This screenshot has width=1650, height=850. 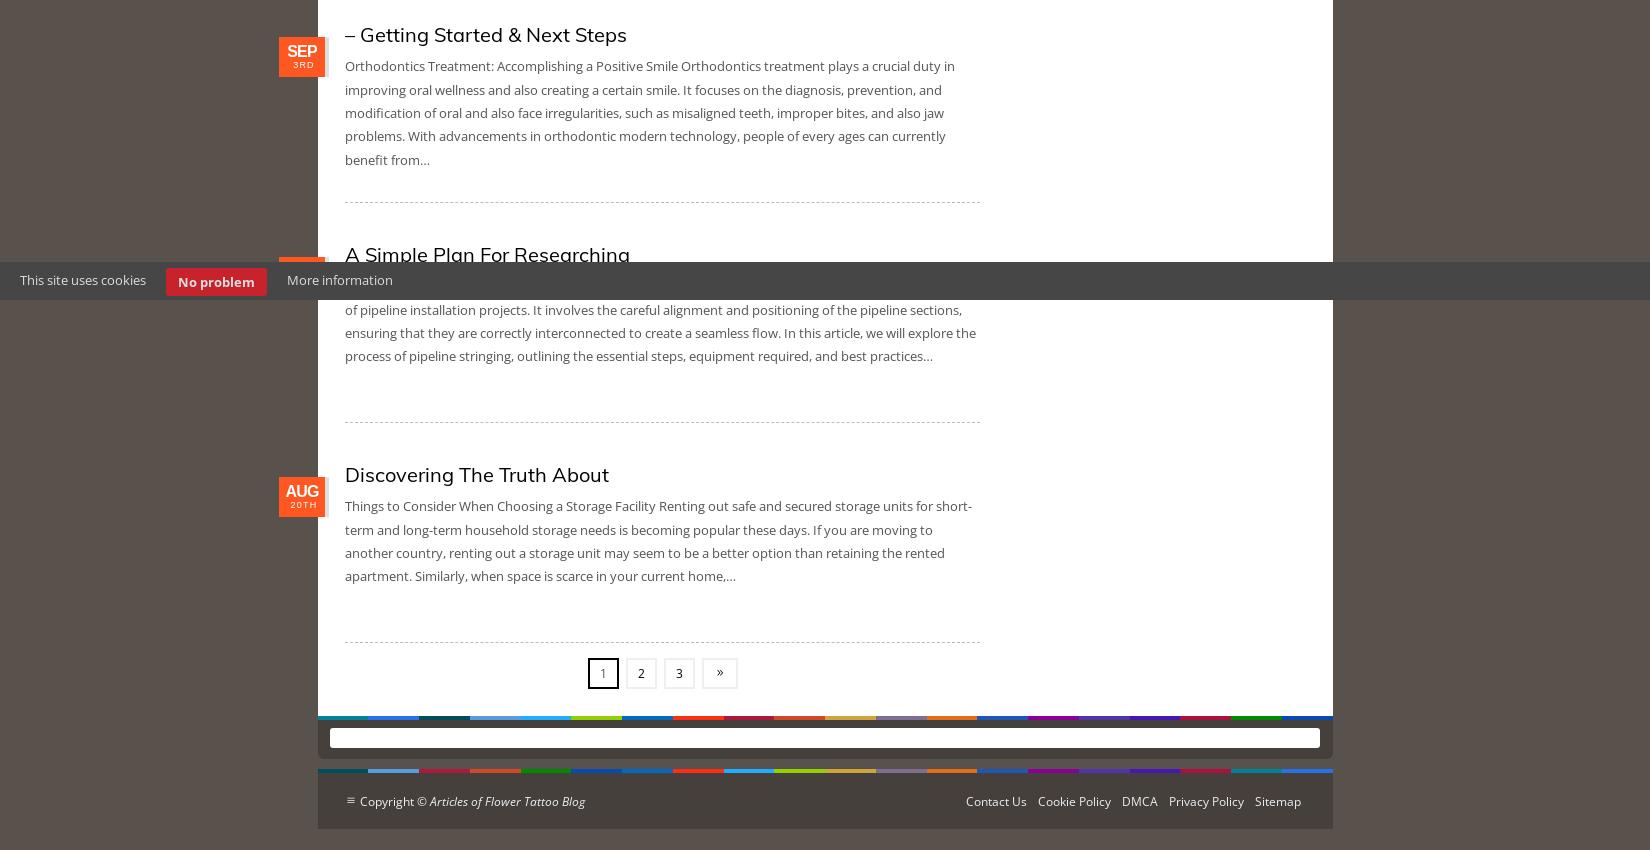 What do you see at coordinates (657, 540) in the screenshot?
I see `'Things to Consider When Choosing a Storage Facility Renting out safe and secured storage units for short-term and long-term household storage needs is becoming popular these days. If you are moving to another country, renting out a storage unit may seem to be a better option than retaining the rented apartment. Similarly, when space is scarce in your current home,…'` at bounding box center [657, 540].